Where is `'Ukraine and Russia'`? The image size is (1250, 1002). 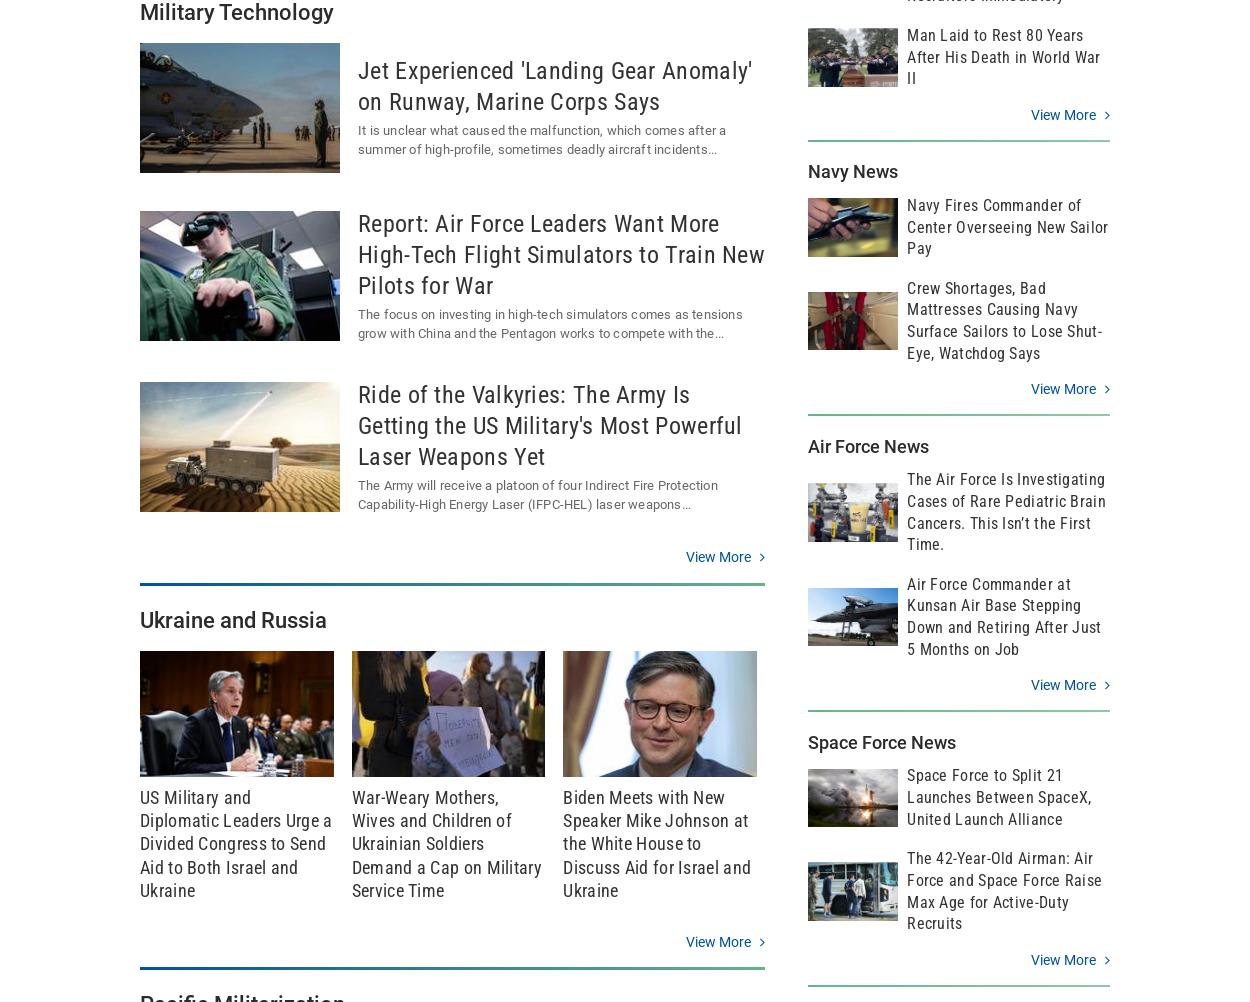 'Ukraine and Russia' is located at coordinates (140, 618).